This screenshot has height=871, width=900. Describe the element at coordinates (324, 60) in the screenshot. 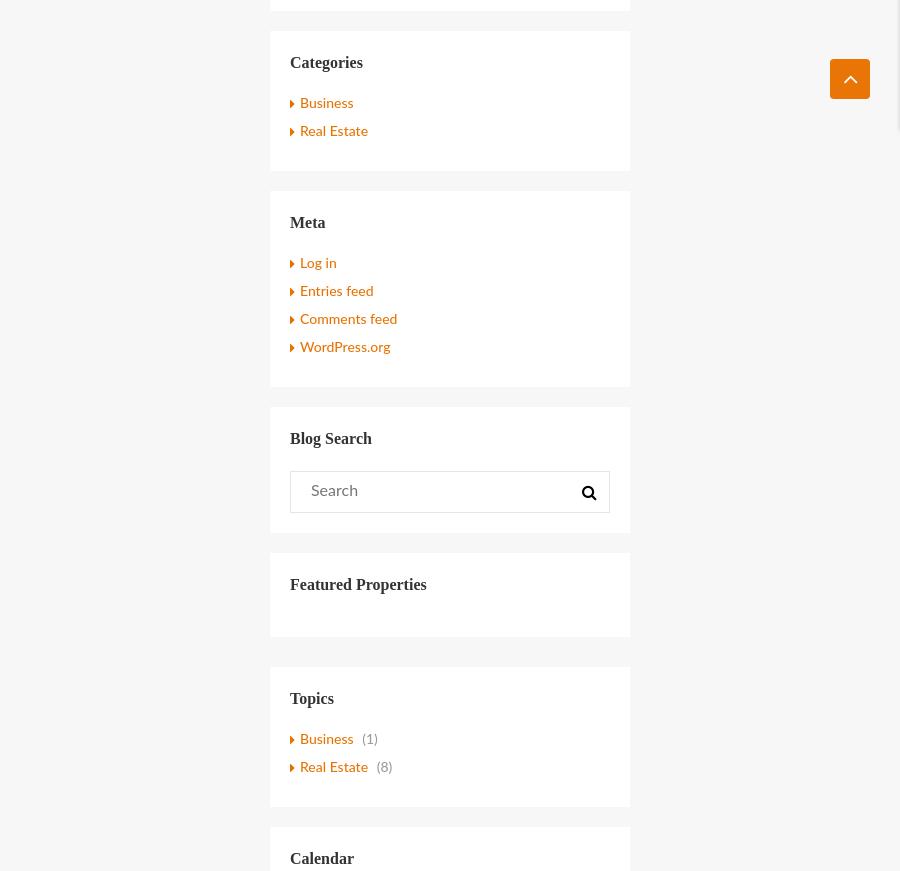

I see `'Categories'` at that location.